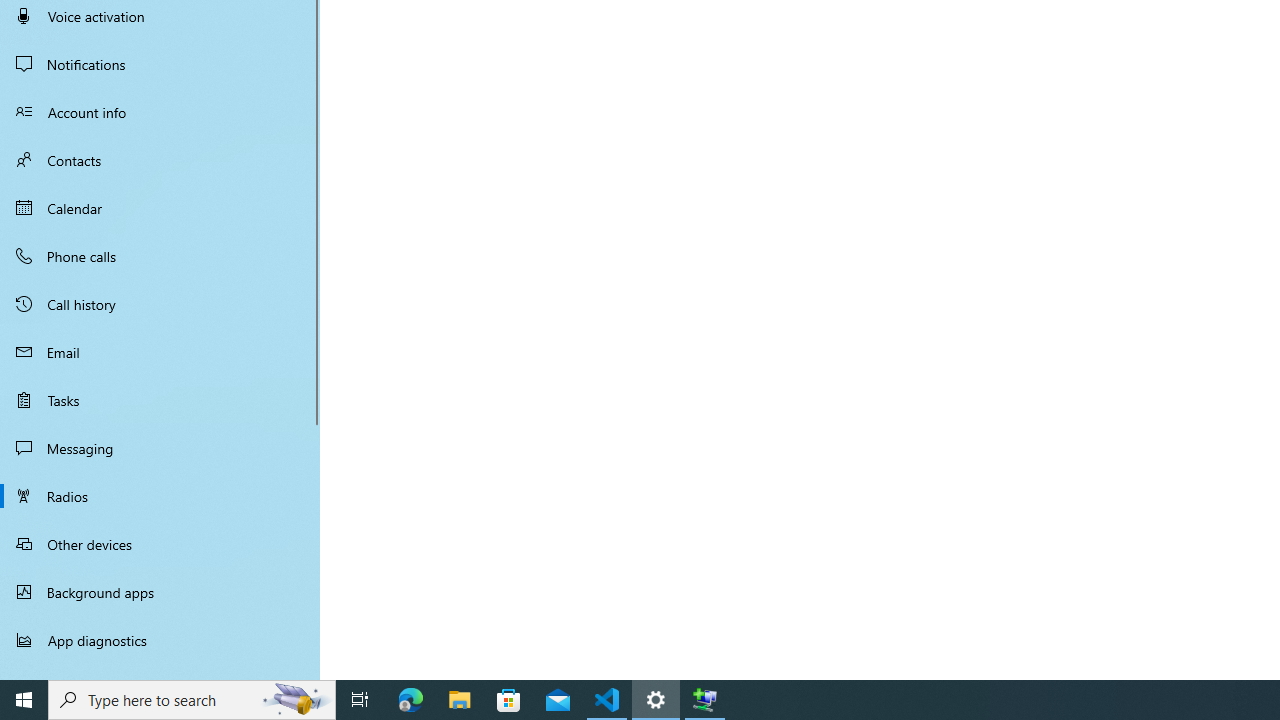  What do you see at coordinates (410, 698) in the screenshot?
I see `'Microsoft Edge'` at bounding box center [410, 698].